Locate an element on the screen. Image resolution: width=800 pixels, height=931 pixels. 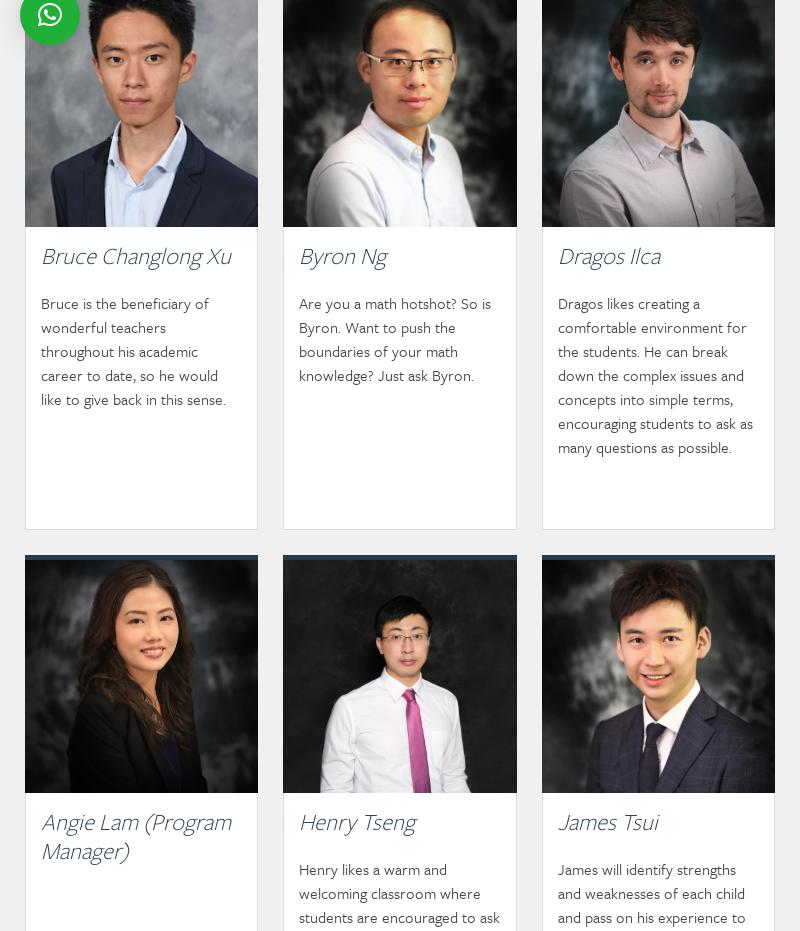
'Byron Ng' is located at coordinates (342, 255).